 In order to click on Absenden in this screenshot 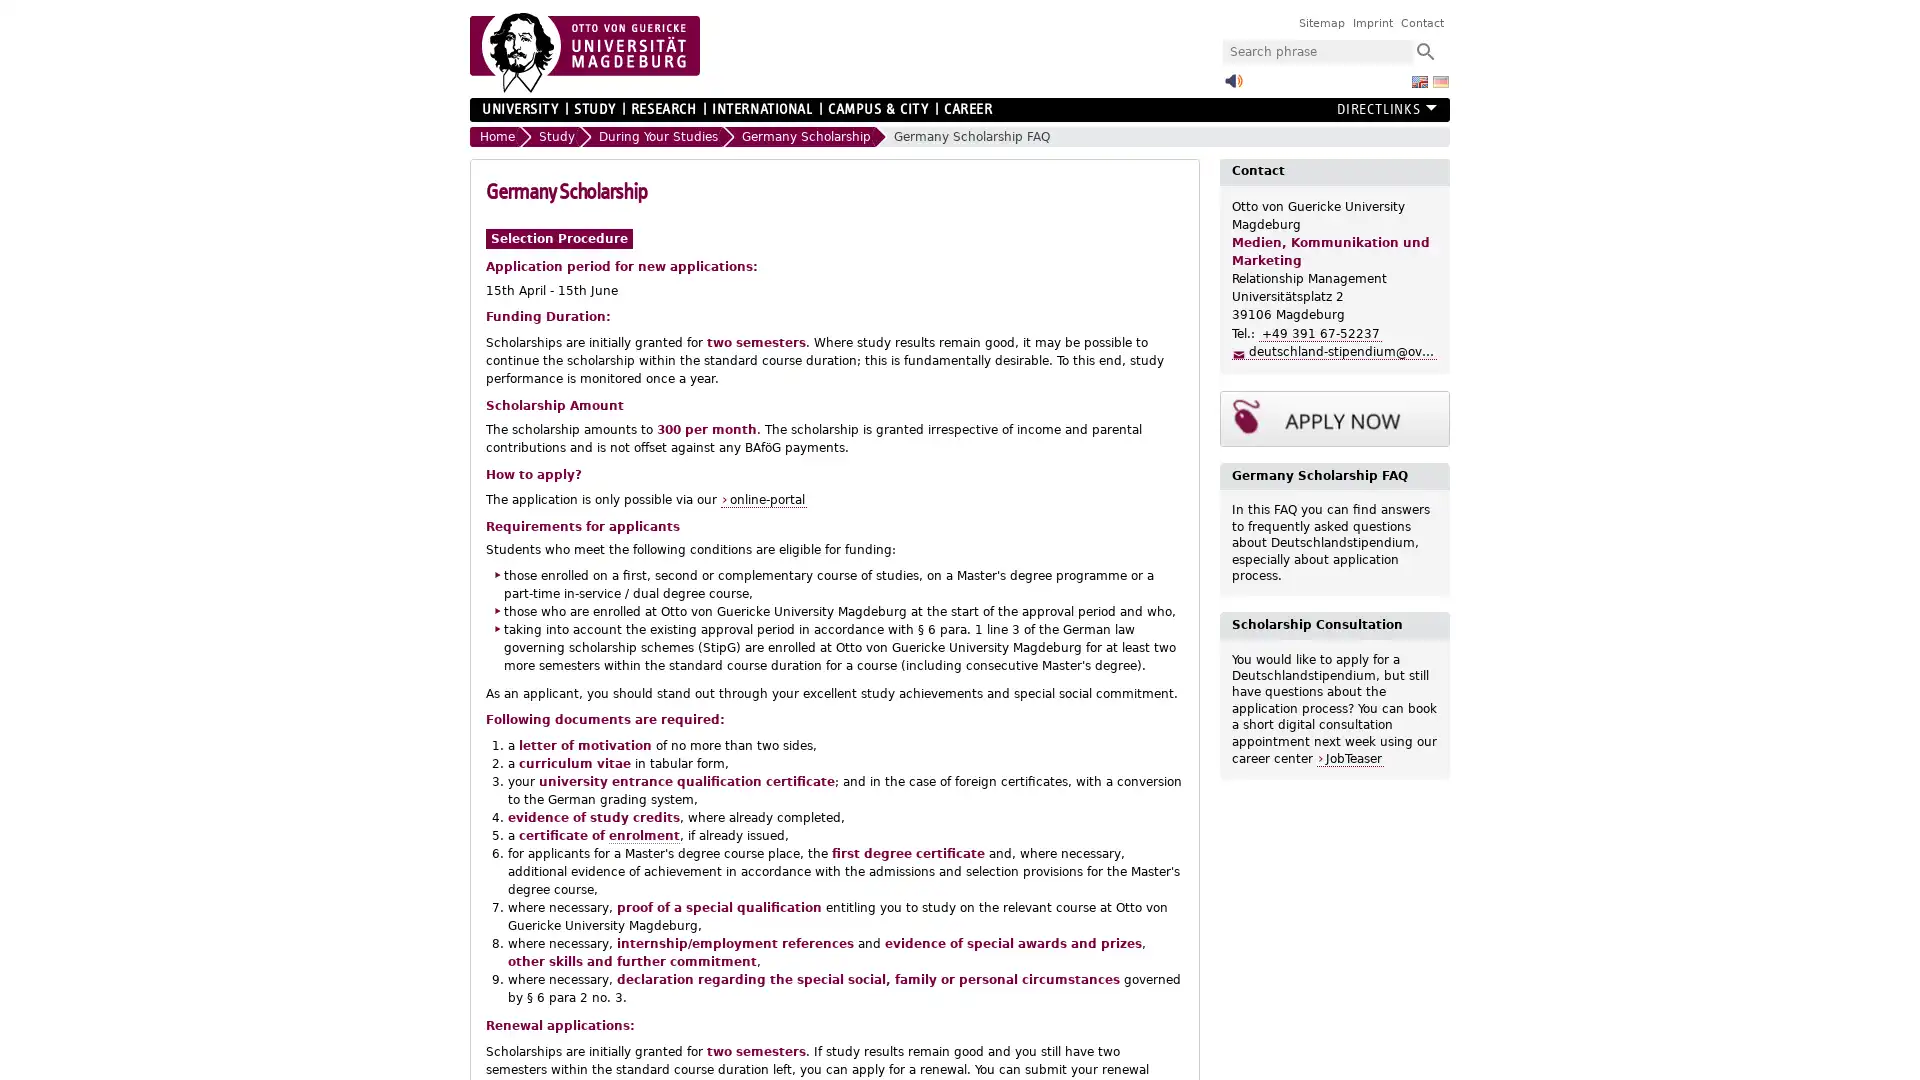, I will do `click(1424, 50)`.